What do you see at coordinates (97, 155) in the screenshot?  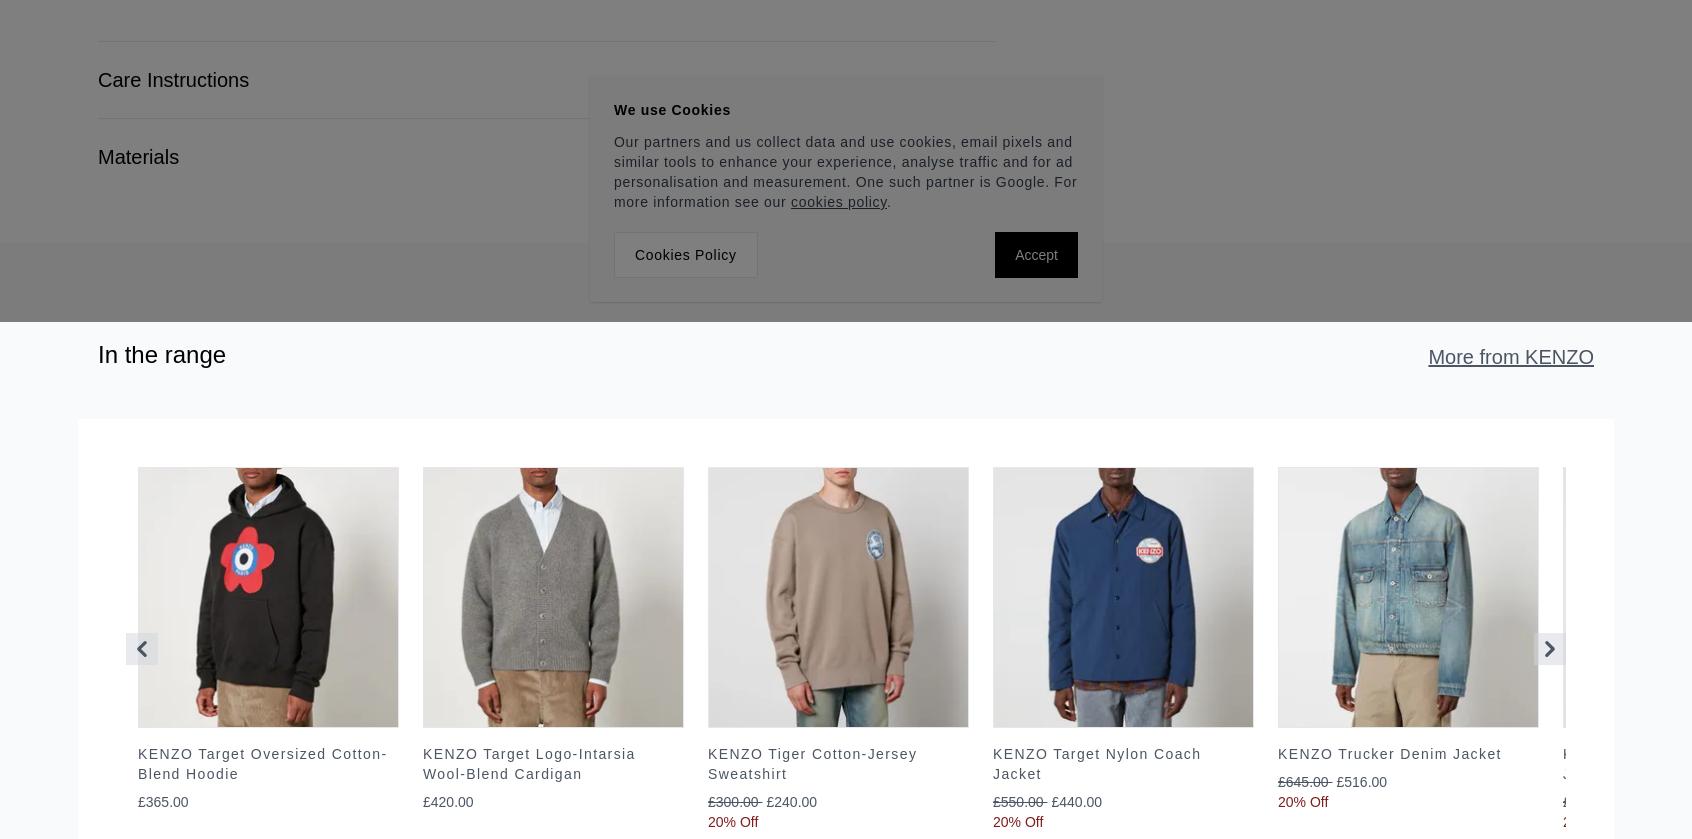 I see `'Materials'` at bounding box center [97, 155].